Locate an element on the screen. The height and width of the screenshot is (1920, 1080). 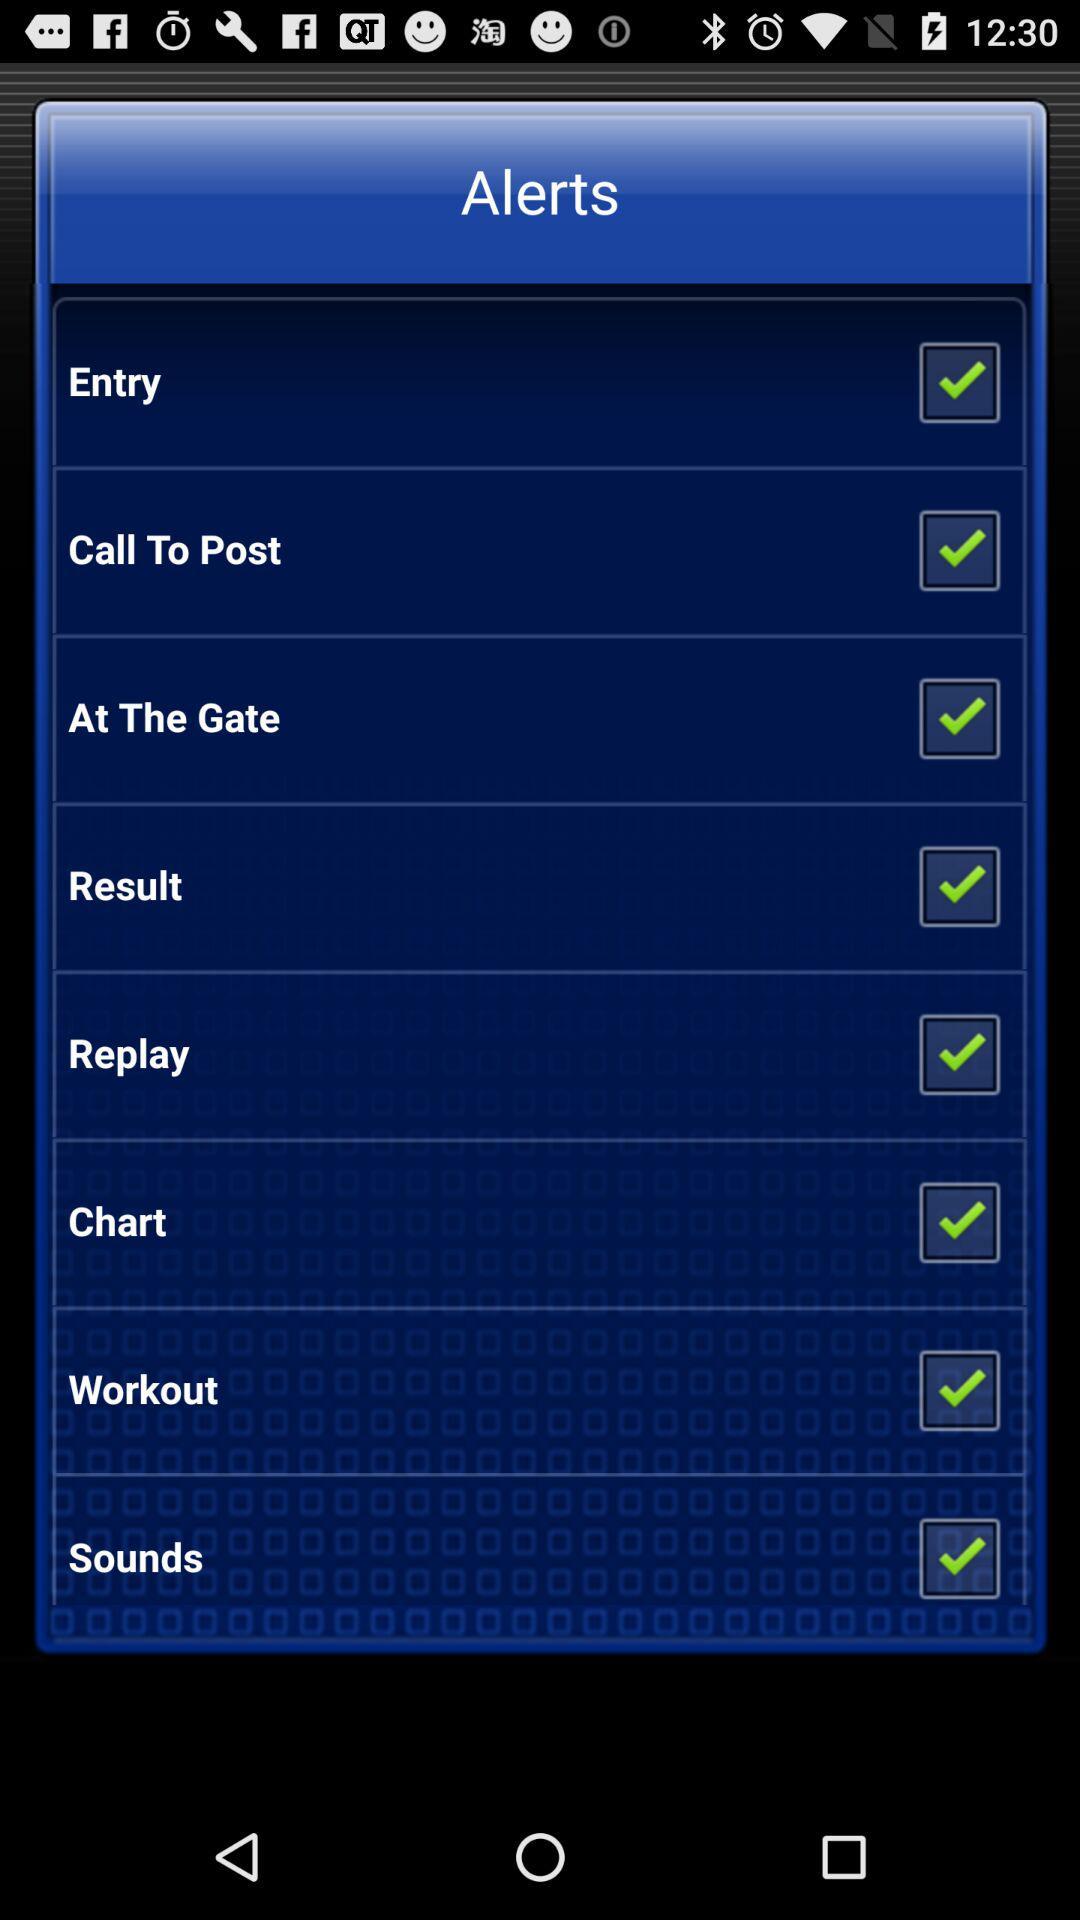
item next to the call to post is located at coordinates (957, 548).